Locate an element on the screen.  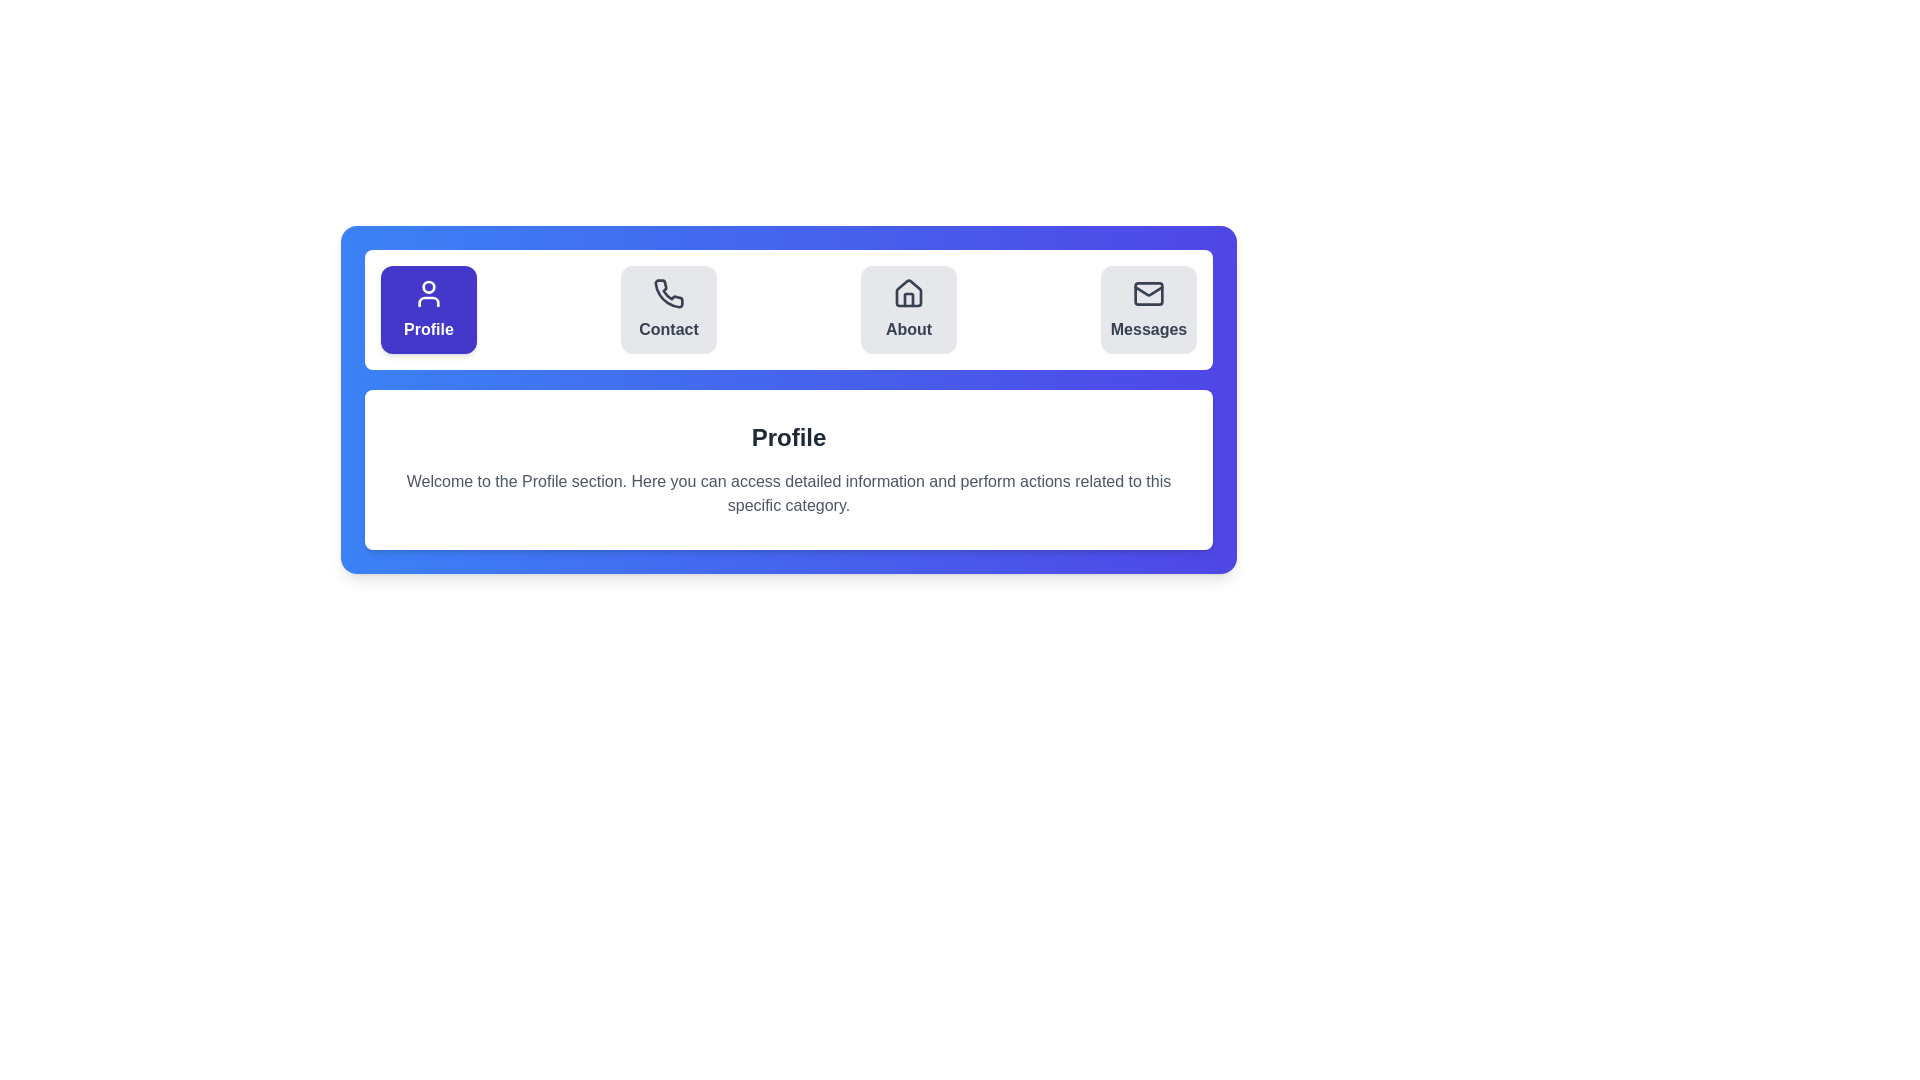
the Profile tab by clicking its button is located at coordinates (427, 309).